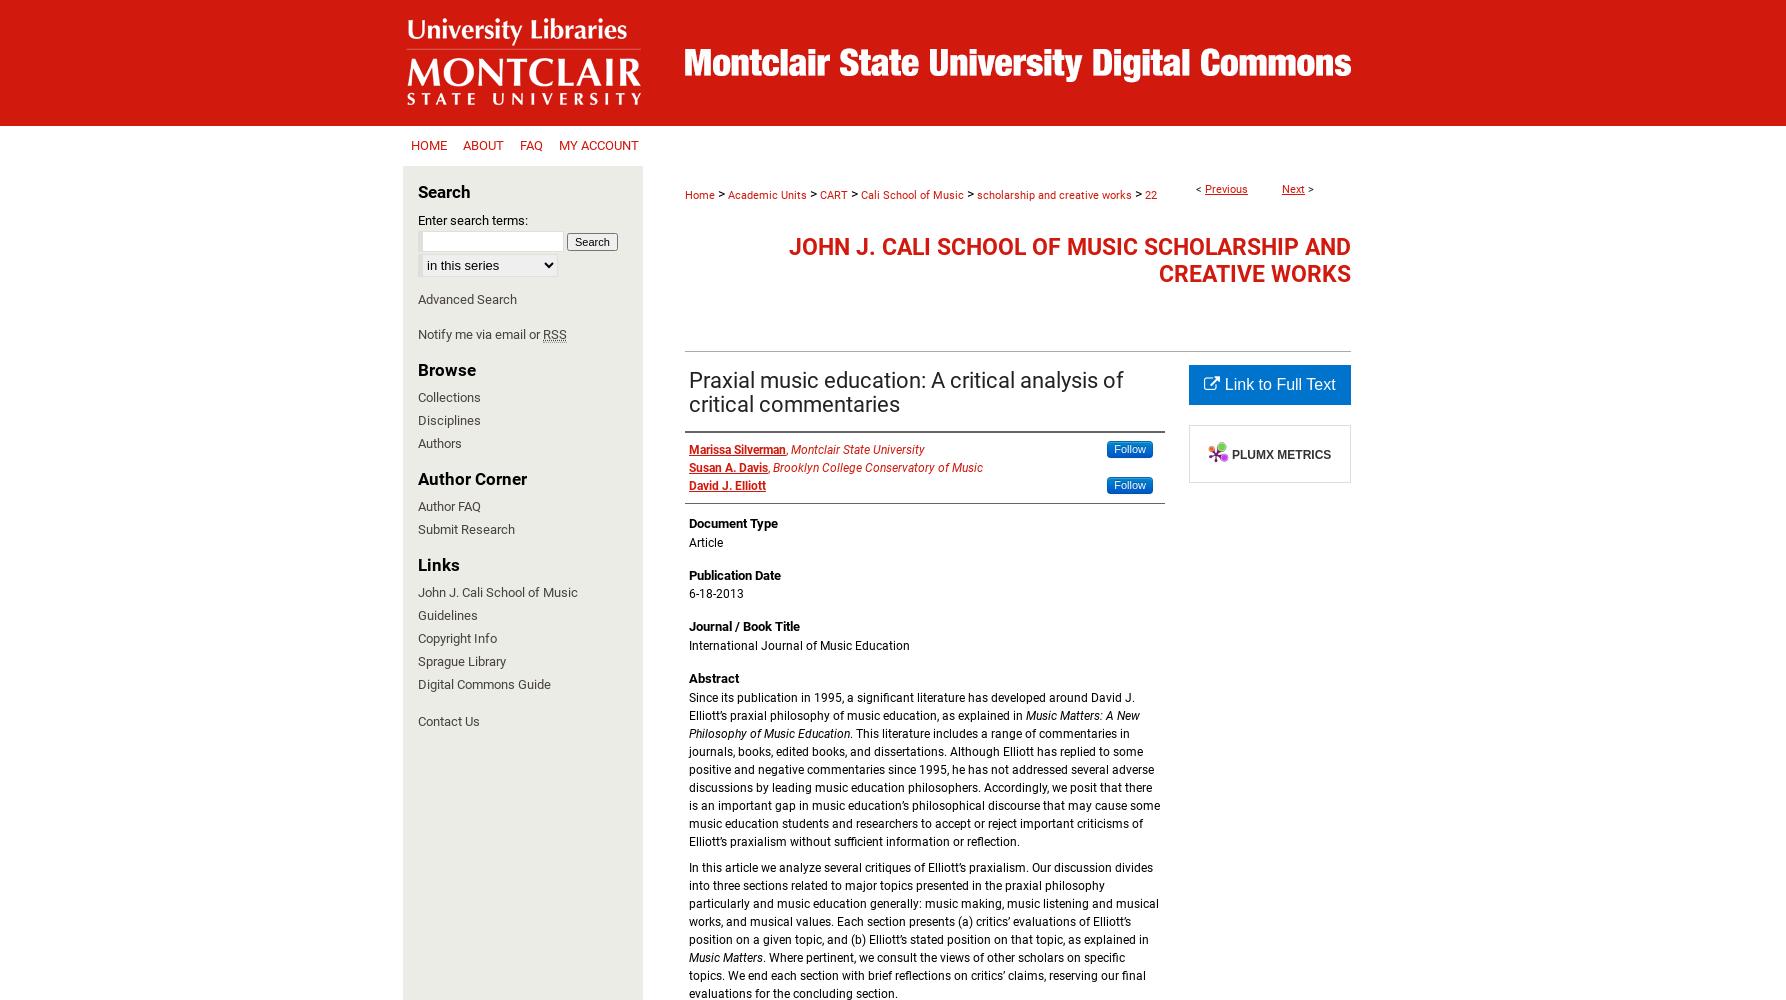  What do you see at coordinates (417, 219) in the screenshot?
I see `'Enter search terms:'` at bounding box center [417, 219].